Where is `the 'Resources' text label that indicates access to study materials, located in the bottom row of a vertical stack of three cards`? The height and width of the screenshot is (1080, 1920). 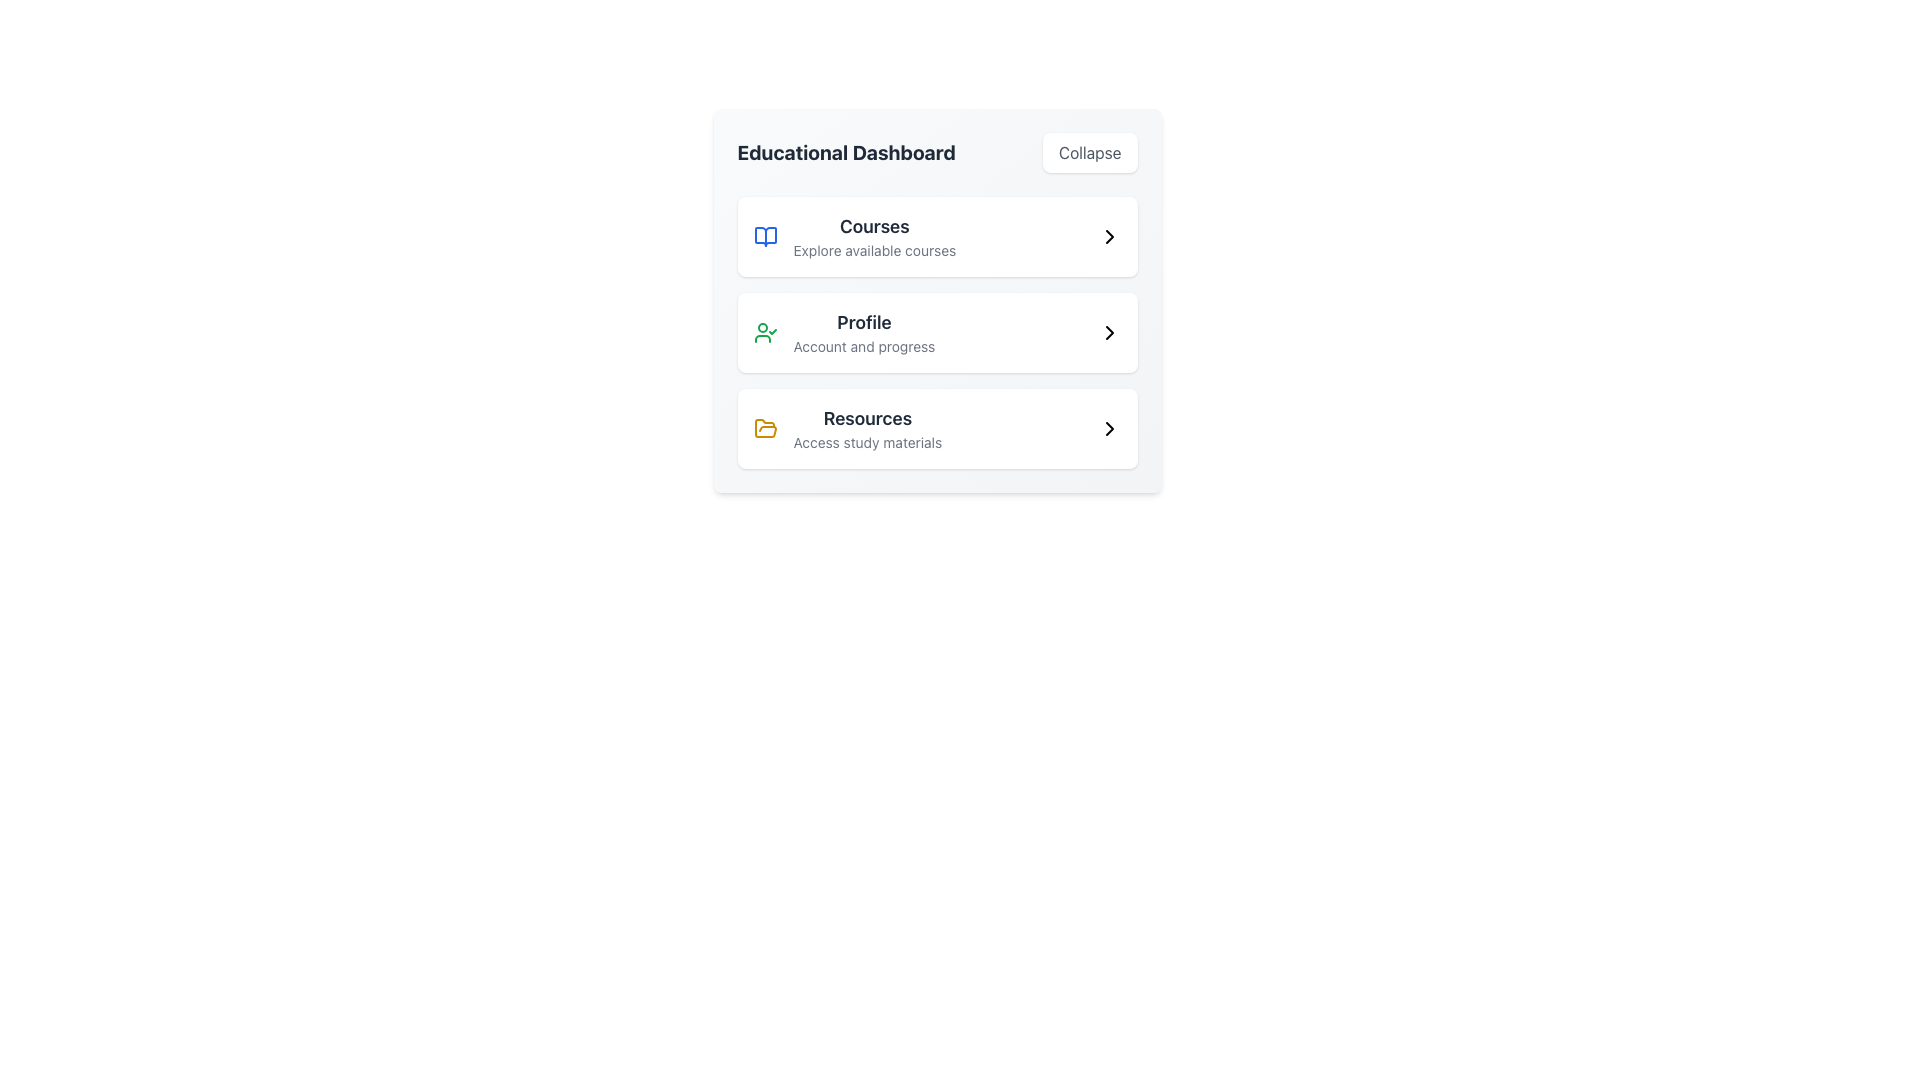
the 'Resources' text label that indicates access to study materials, located in the bottom row of a vertical stack of three cards is located at coordinates (867, 427).